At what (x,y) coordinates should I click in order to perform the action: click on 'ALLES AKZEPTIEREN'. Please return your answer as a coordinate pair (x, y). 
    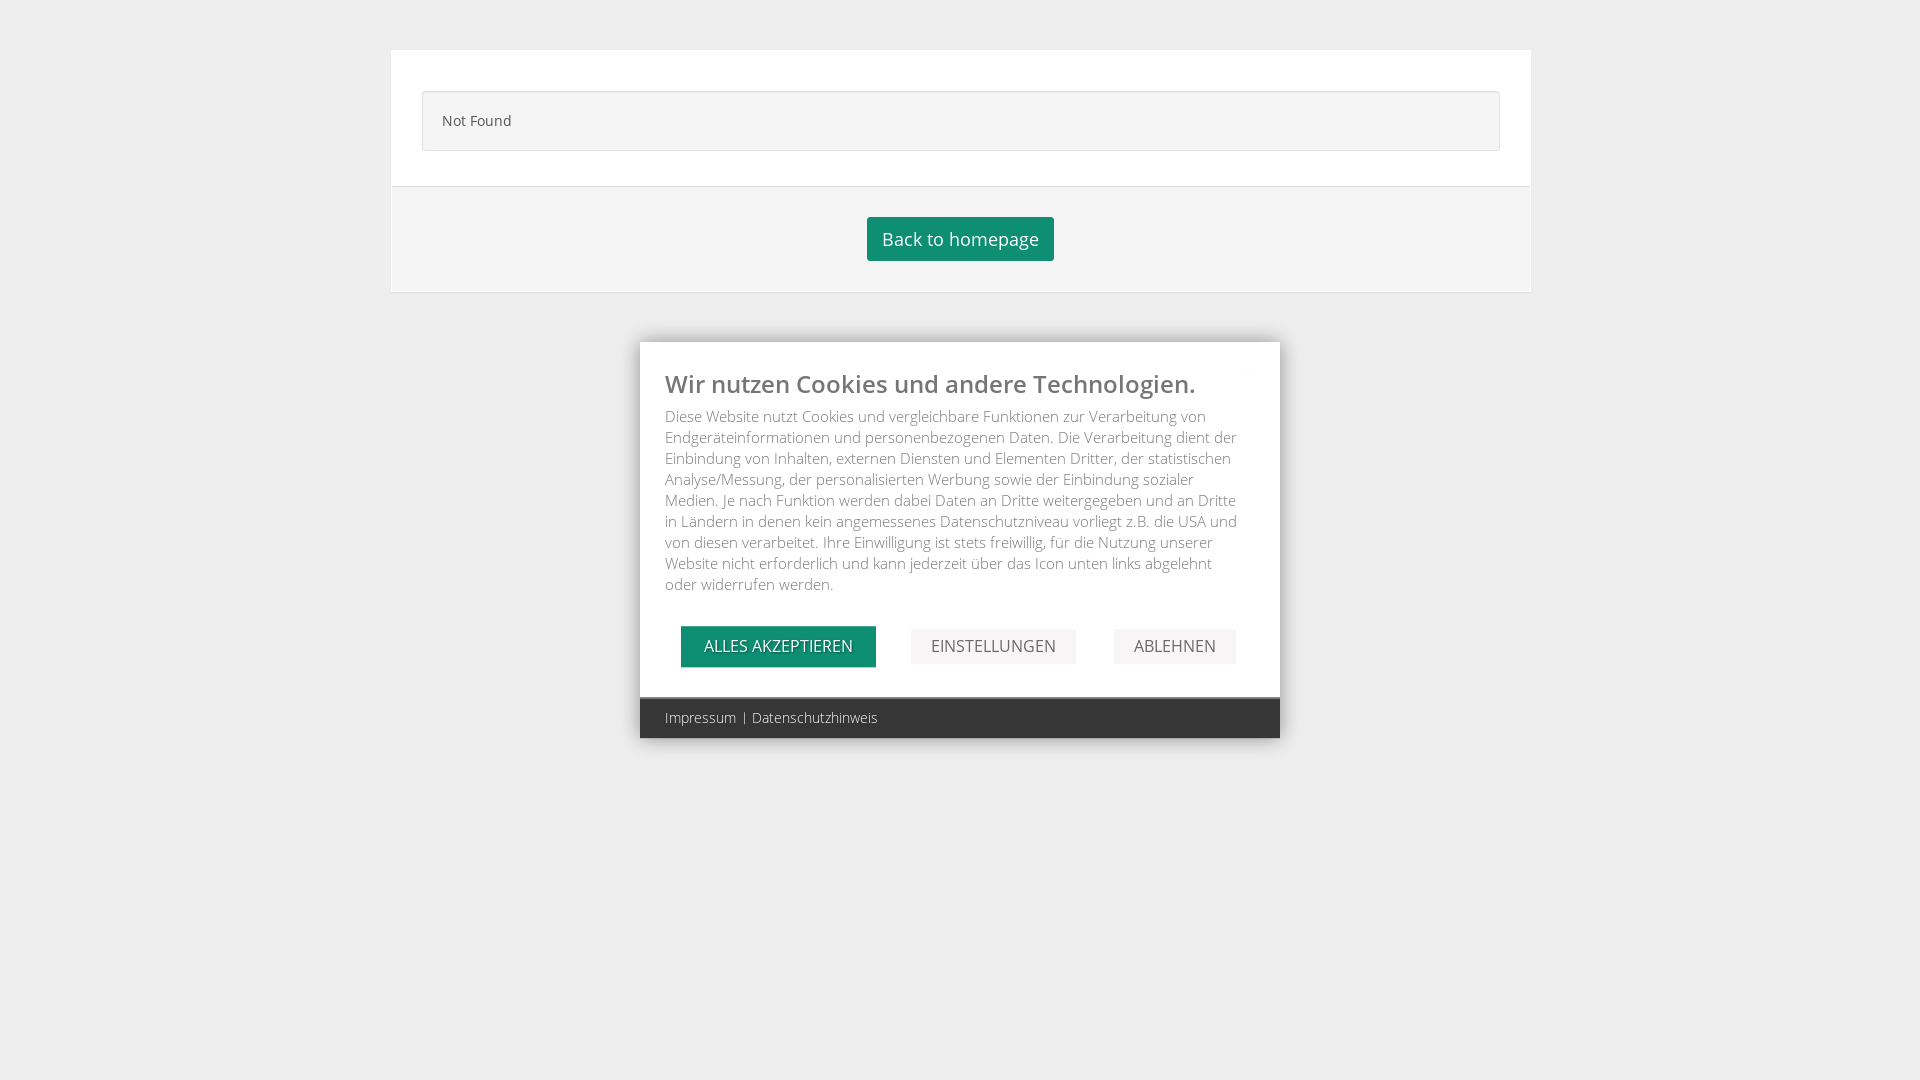
    Looking at the image, I should click on (681, 646).